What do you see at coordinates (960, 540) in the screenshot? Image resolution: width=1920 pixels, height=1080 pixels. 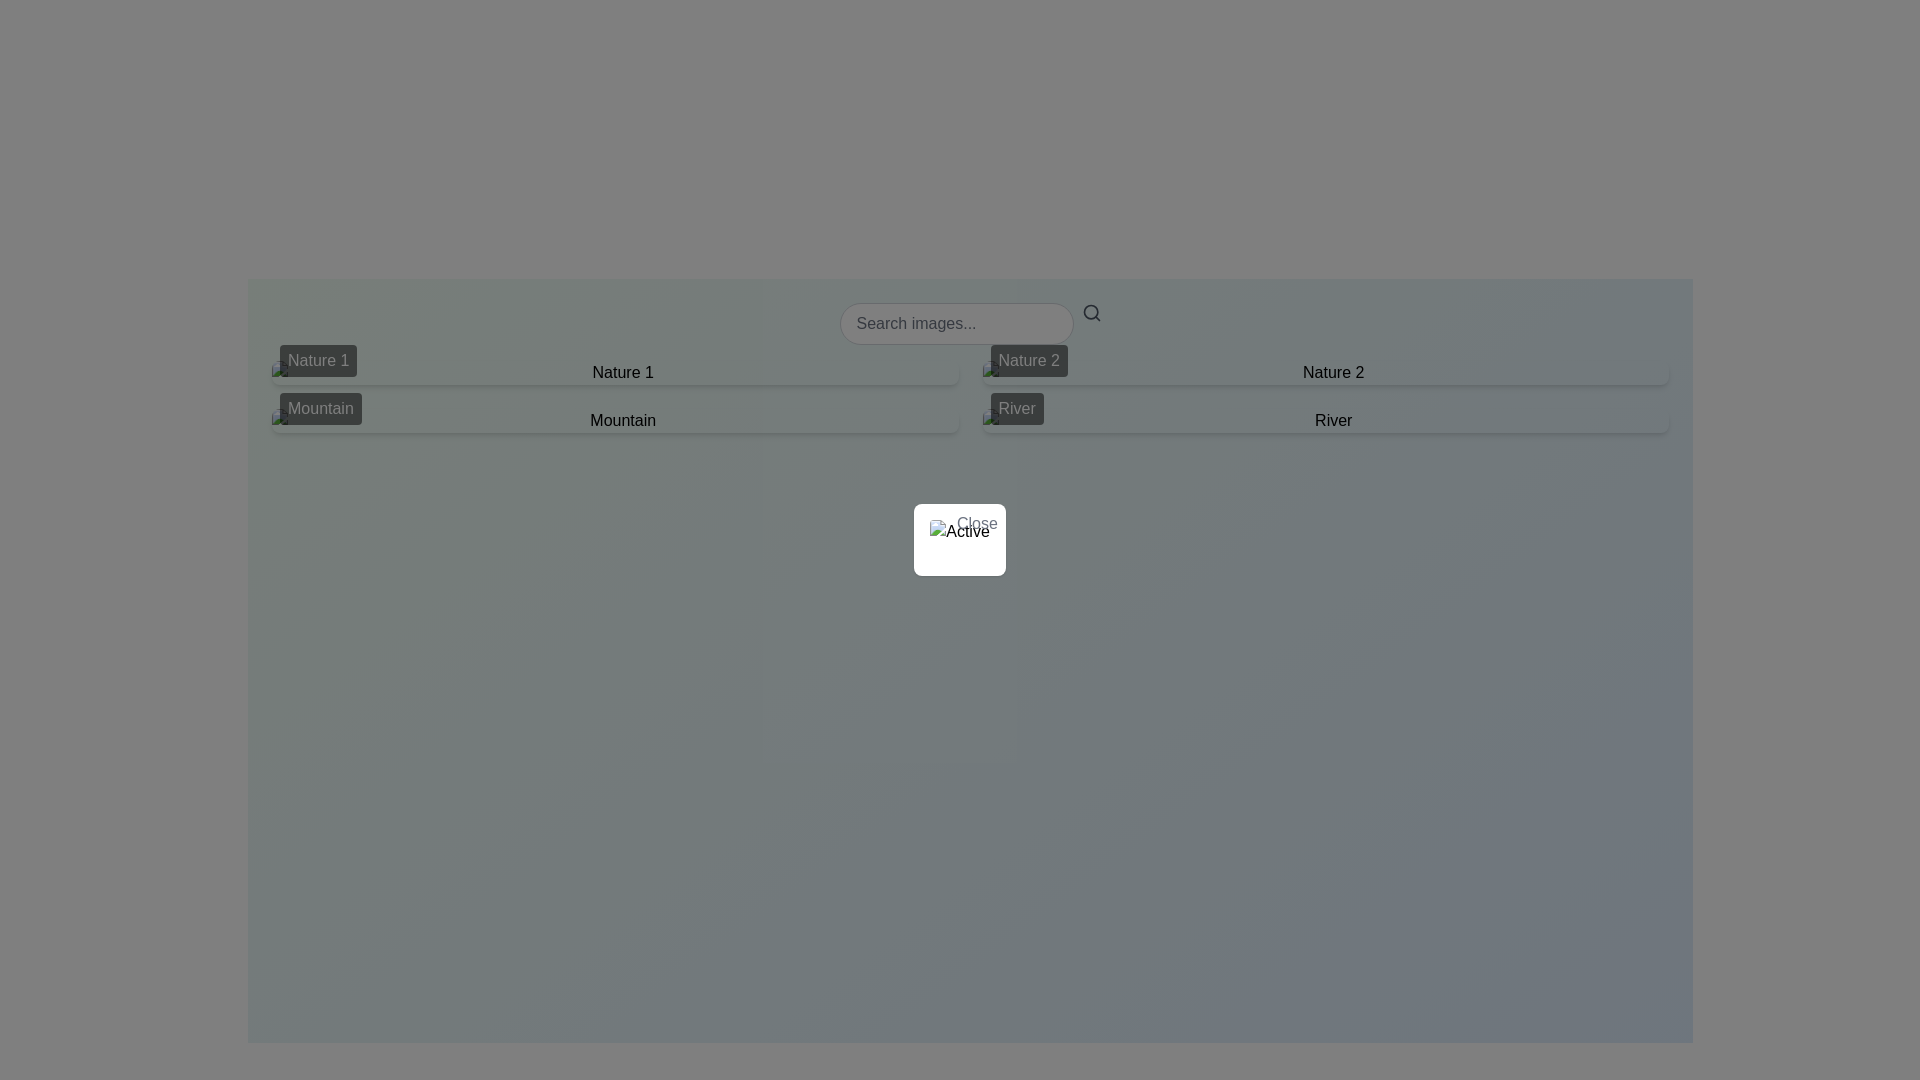 I see `the Info card which contains an icon resembling an image placeholder and the word 'Active' in bold letters, to show the context menu` at bounding box center [960, 540].